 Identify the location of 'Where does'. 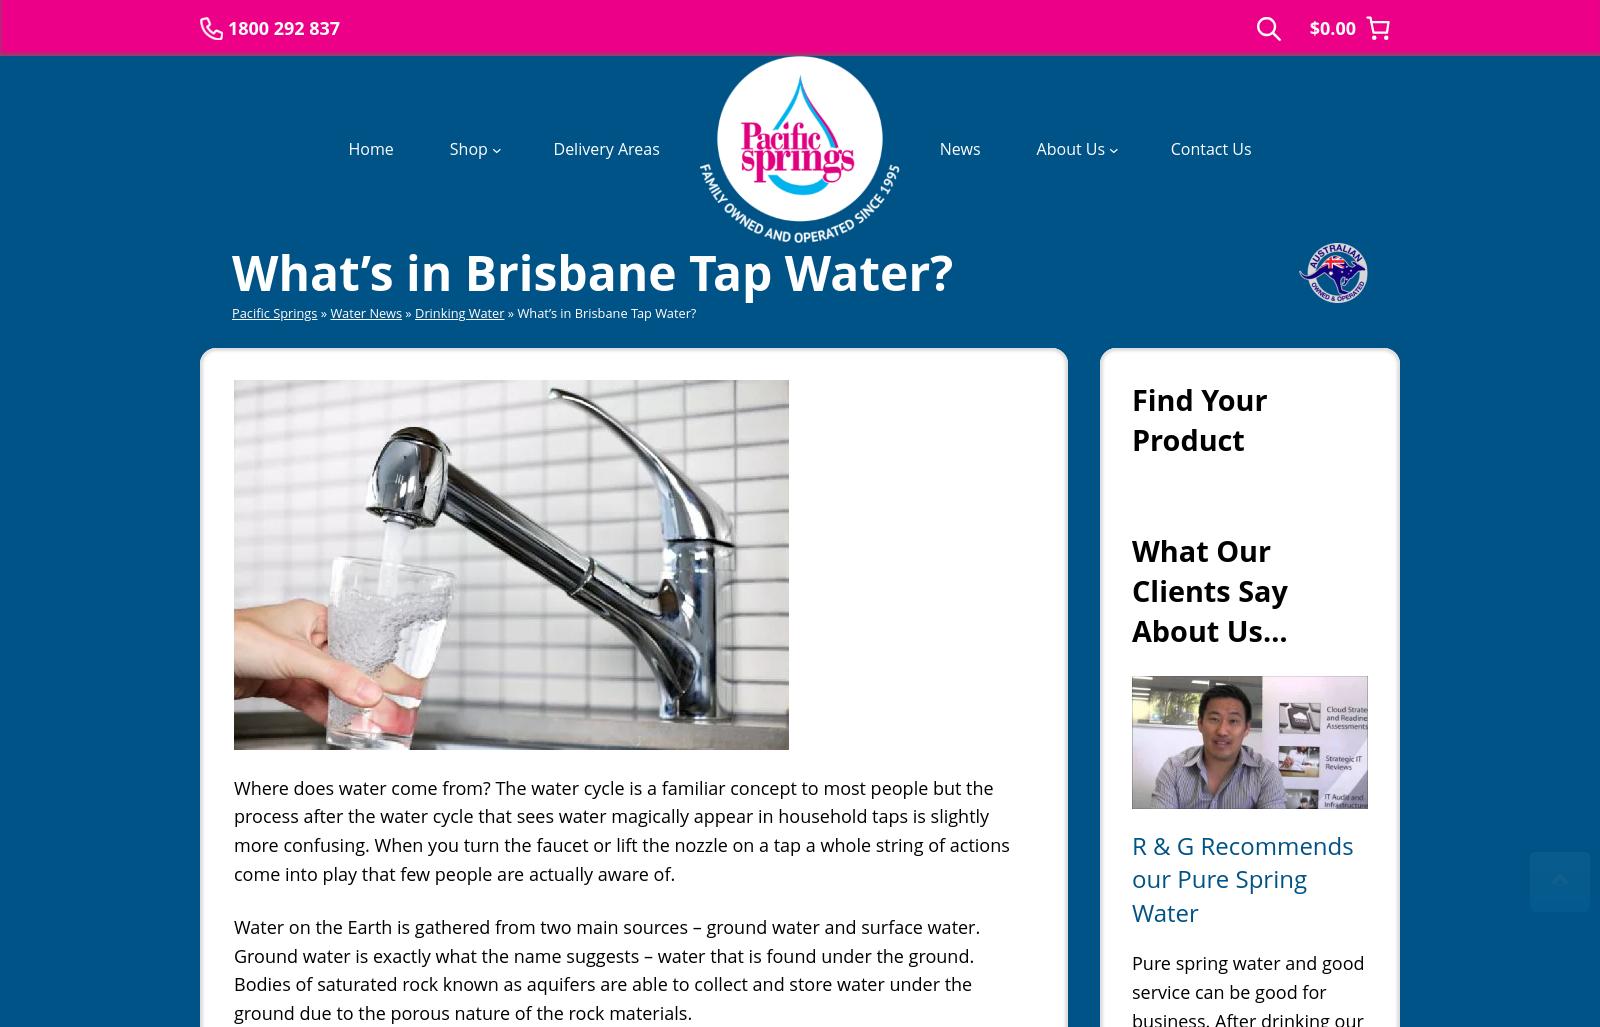
(284, 785).